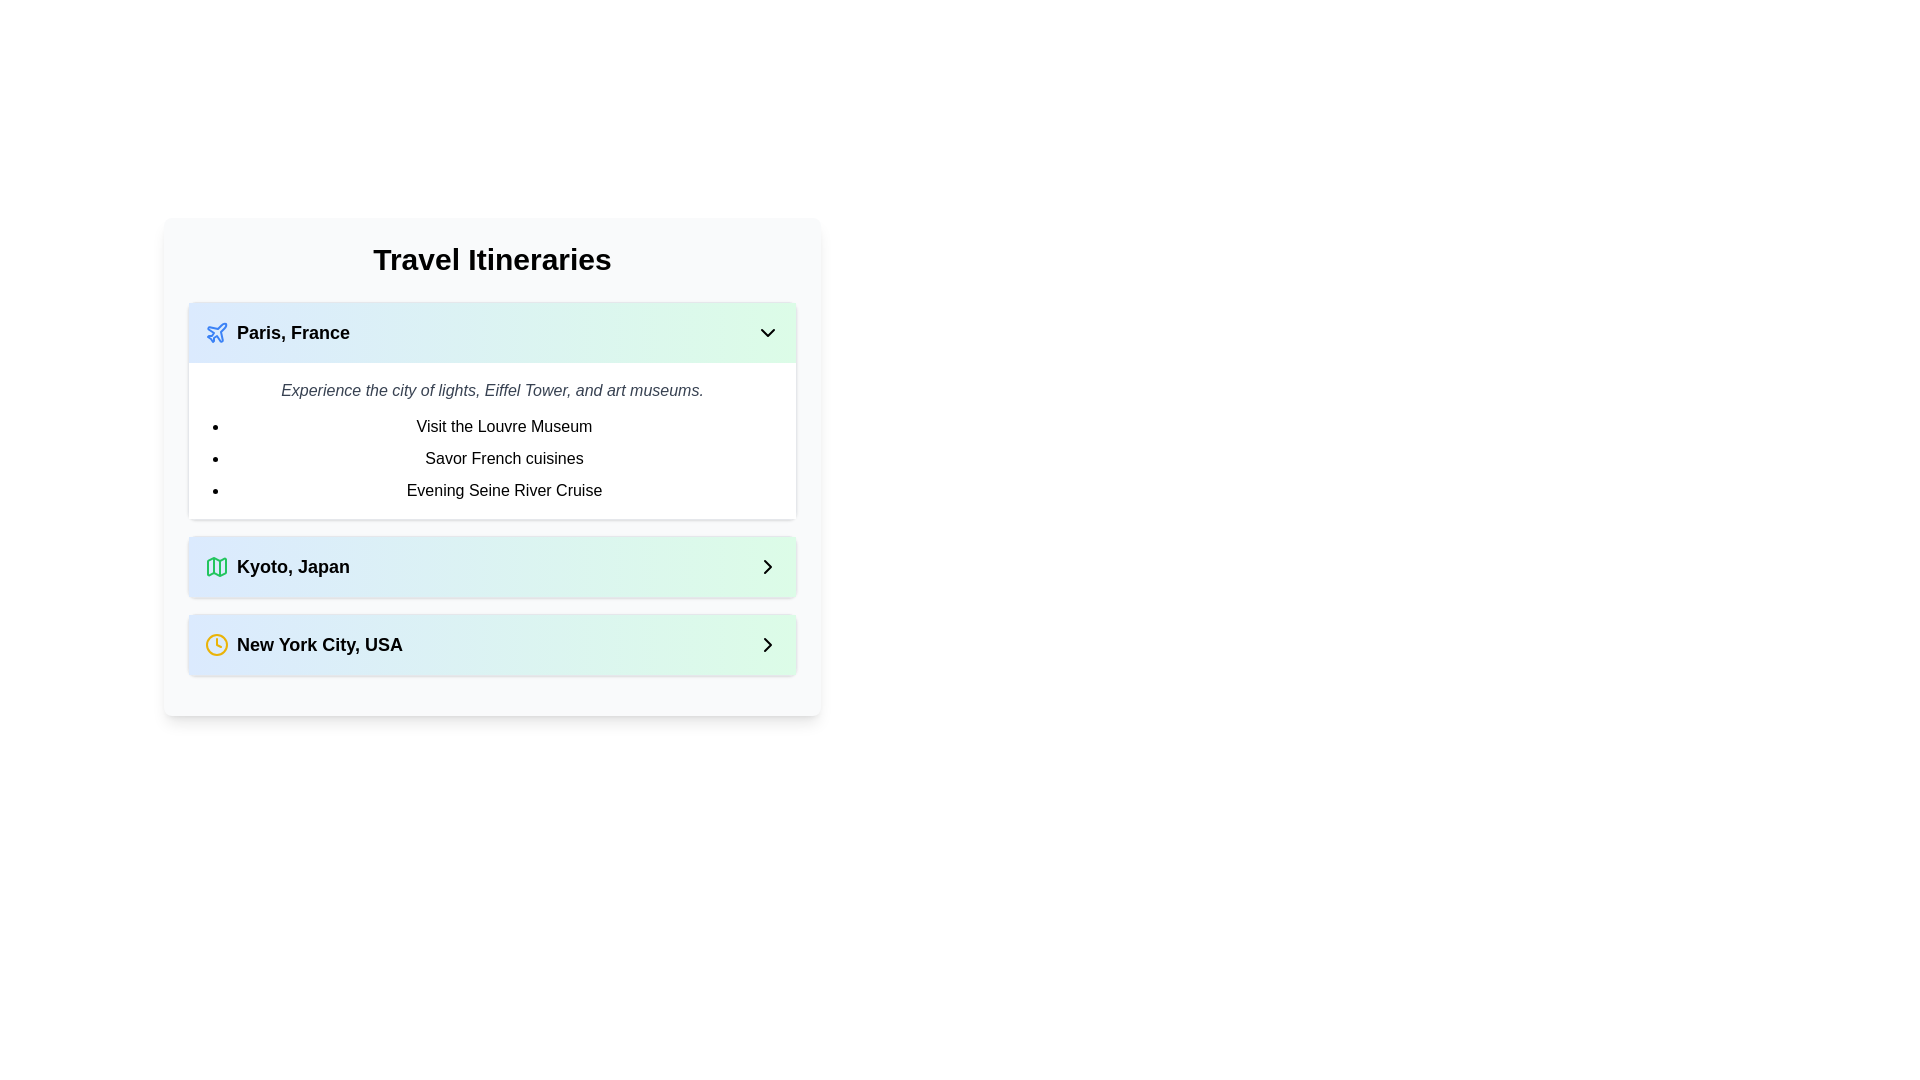 This screenshot has width=1920, height=1080. Describe the element at coordinates (217, 331) in the screenshot. I see `the airplane icon representing the travel method for the 'Paris, France' itinerary option, which is the first icon in the list of travel itinerary items` at that location.